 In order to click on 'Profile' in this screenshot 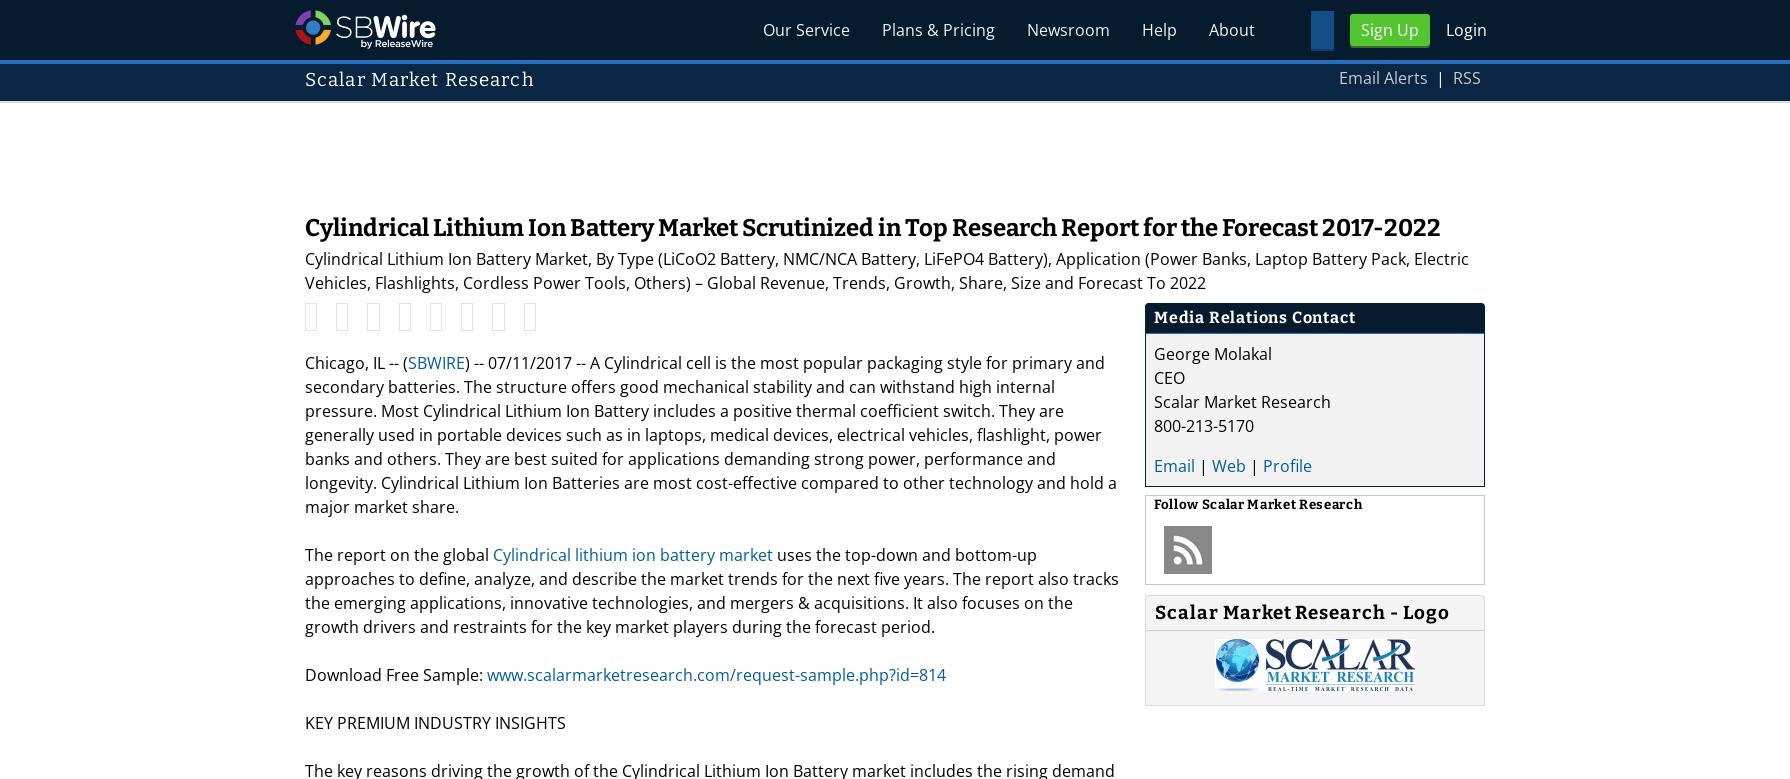, I will do `click(1263, 464)`.